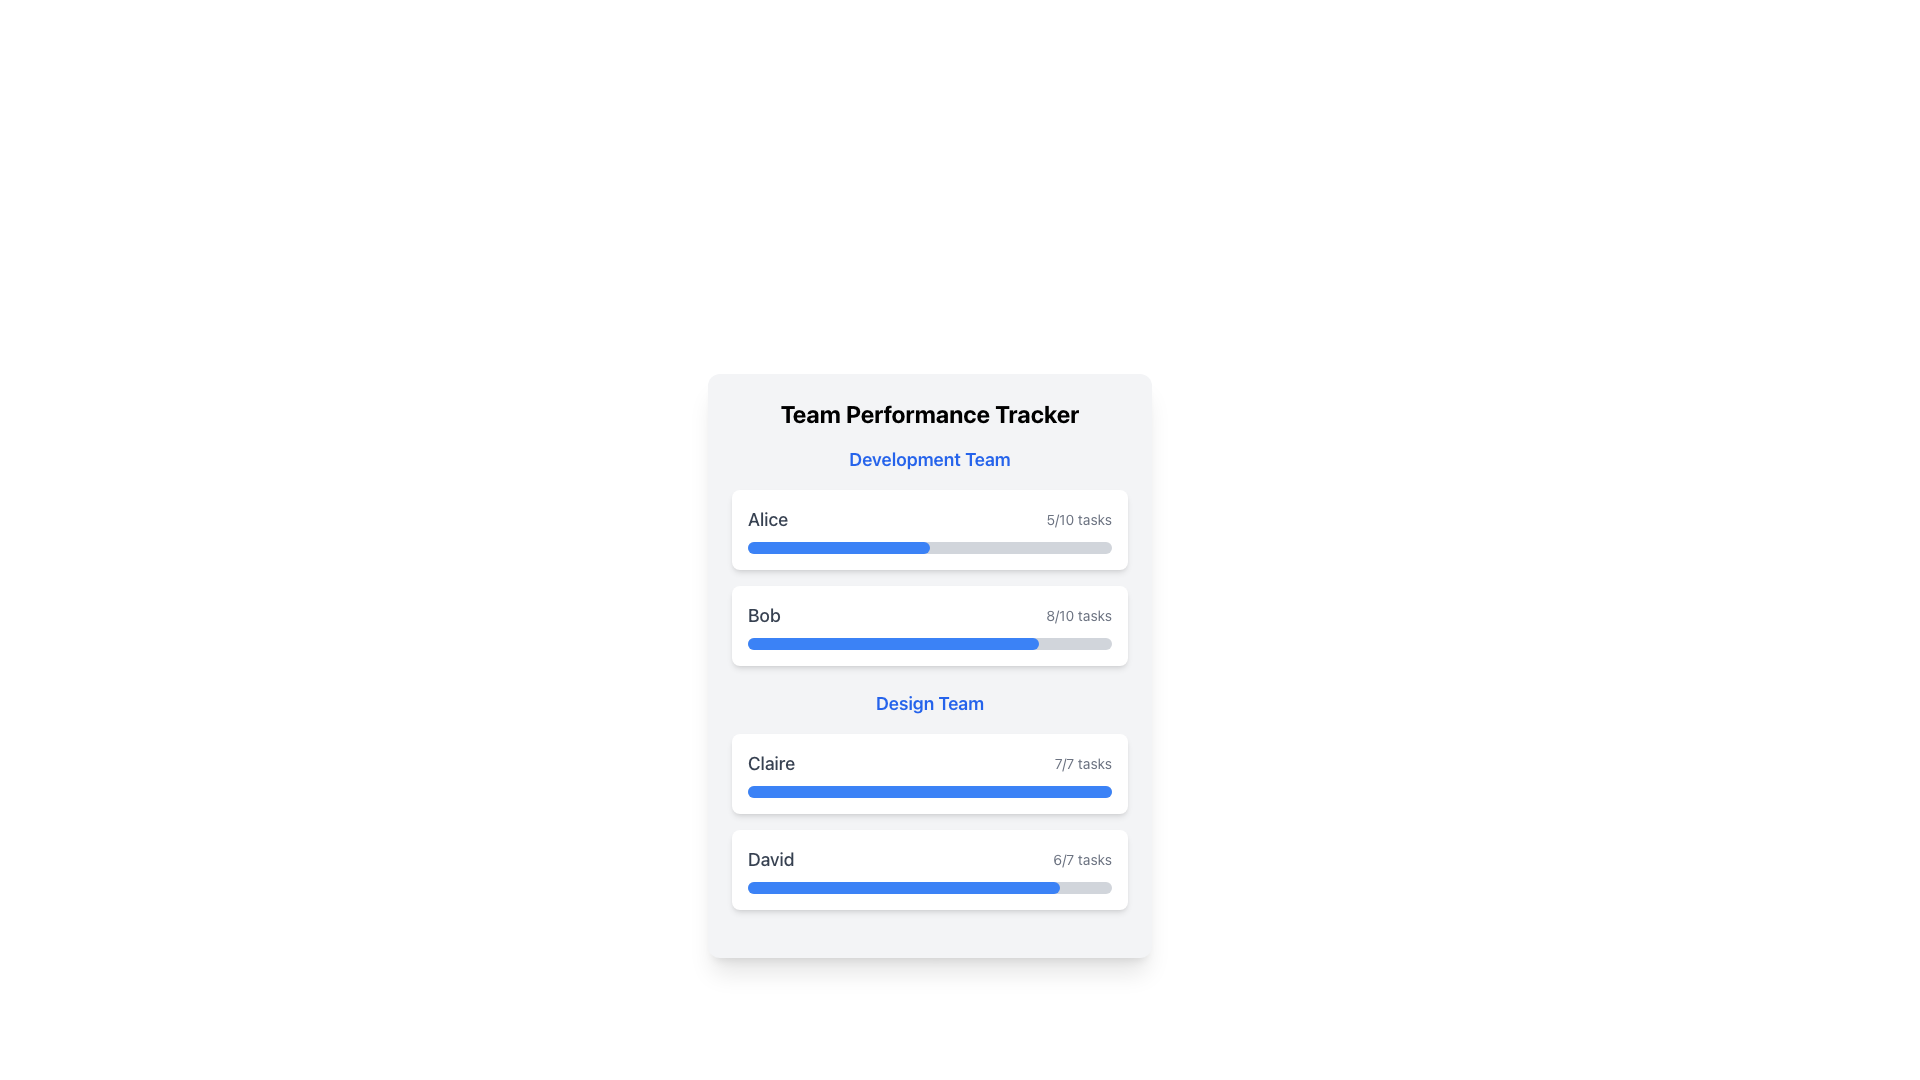 The image size is (1920, 1080). Describe the element at coordinates (929, 821) in the screenshot. I see `the Text and progress visualization component for the 'Design Team', which displays task completion progress for Claire and David` at that location.